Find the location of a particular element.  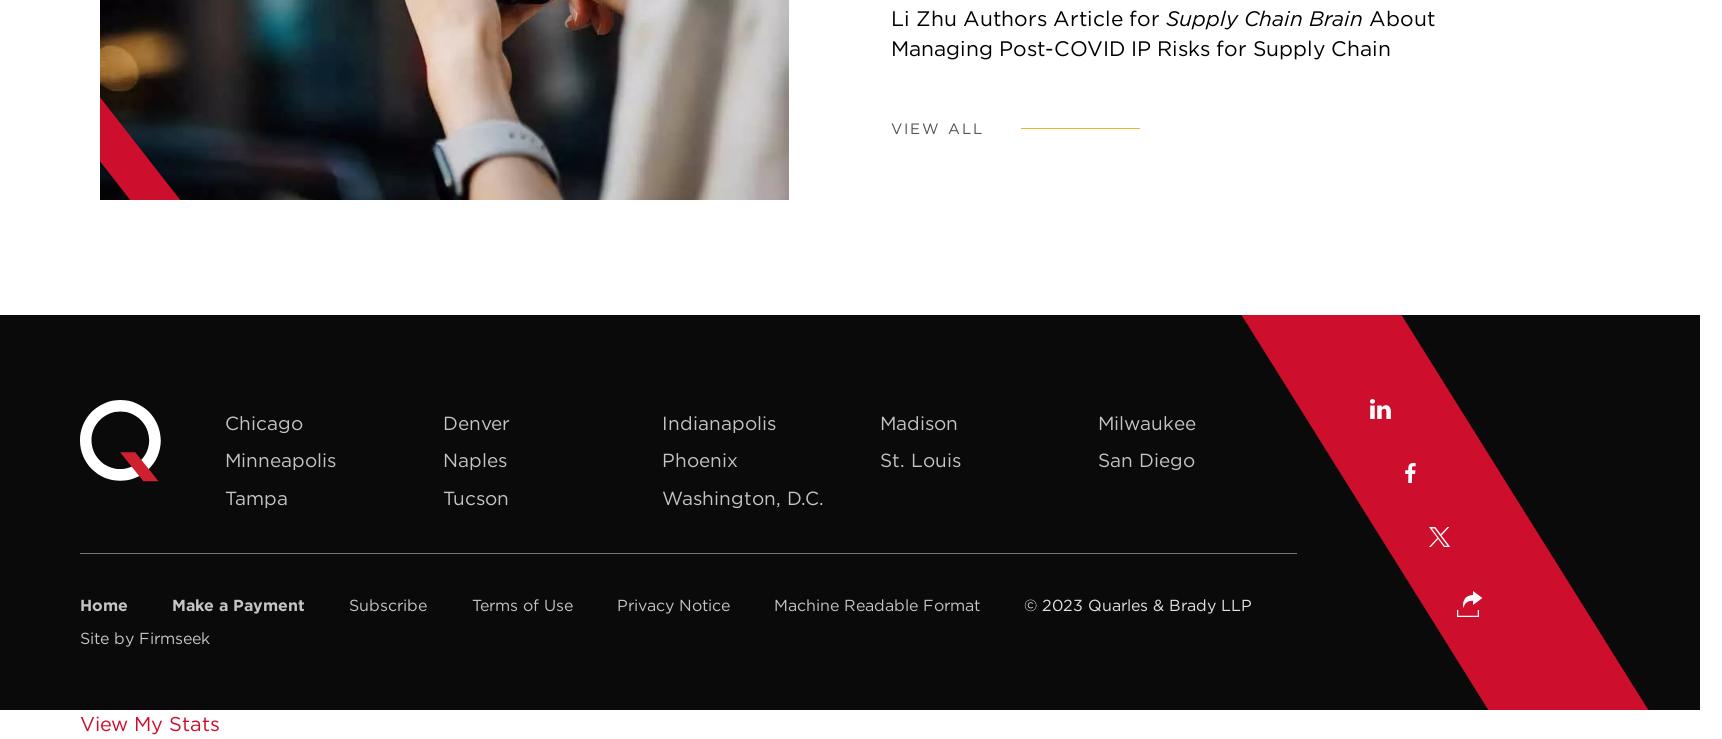

'View My
Stats' is located at coordinates (79, 723).